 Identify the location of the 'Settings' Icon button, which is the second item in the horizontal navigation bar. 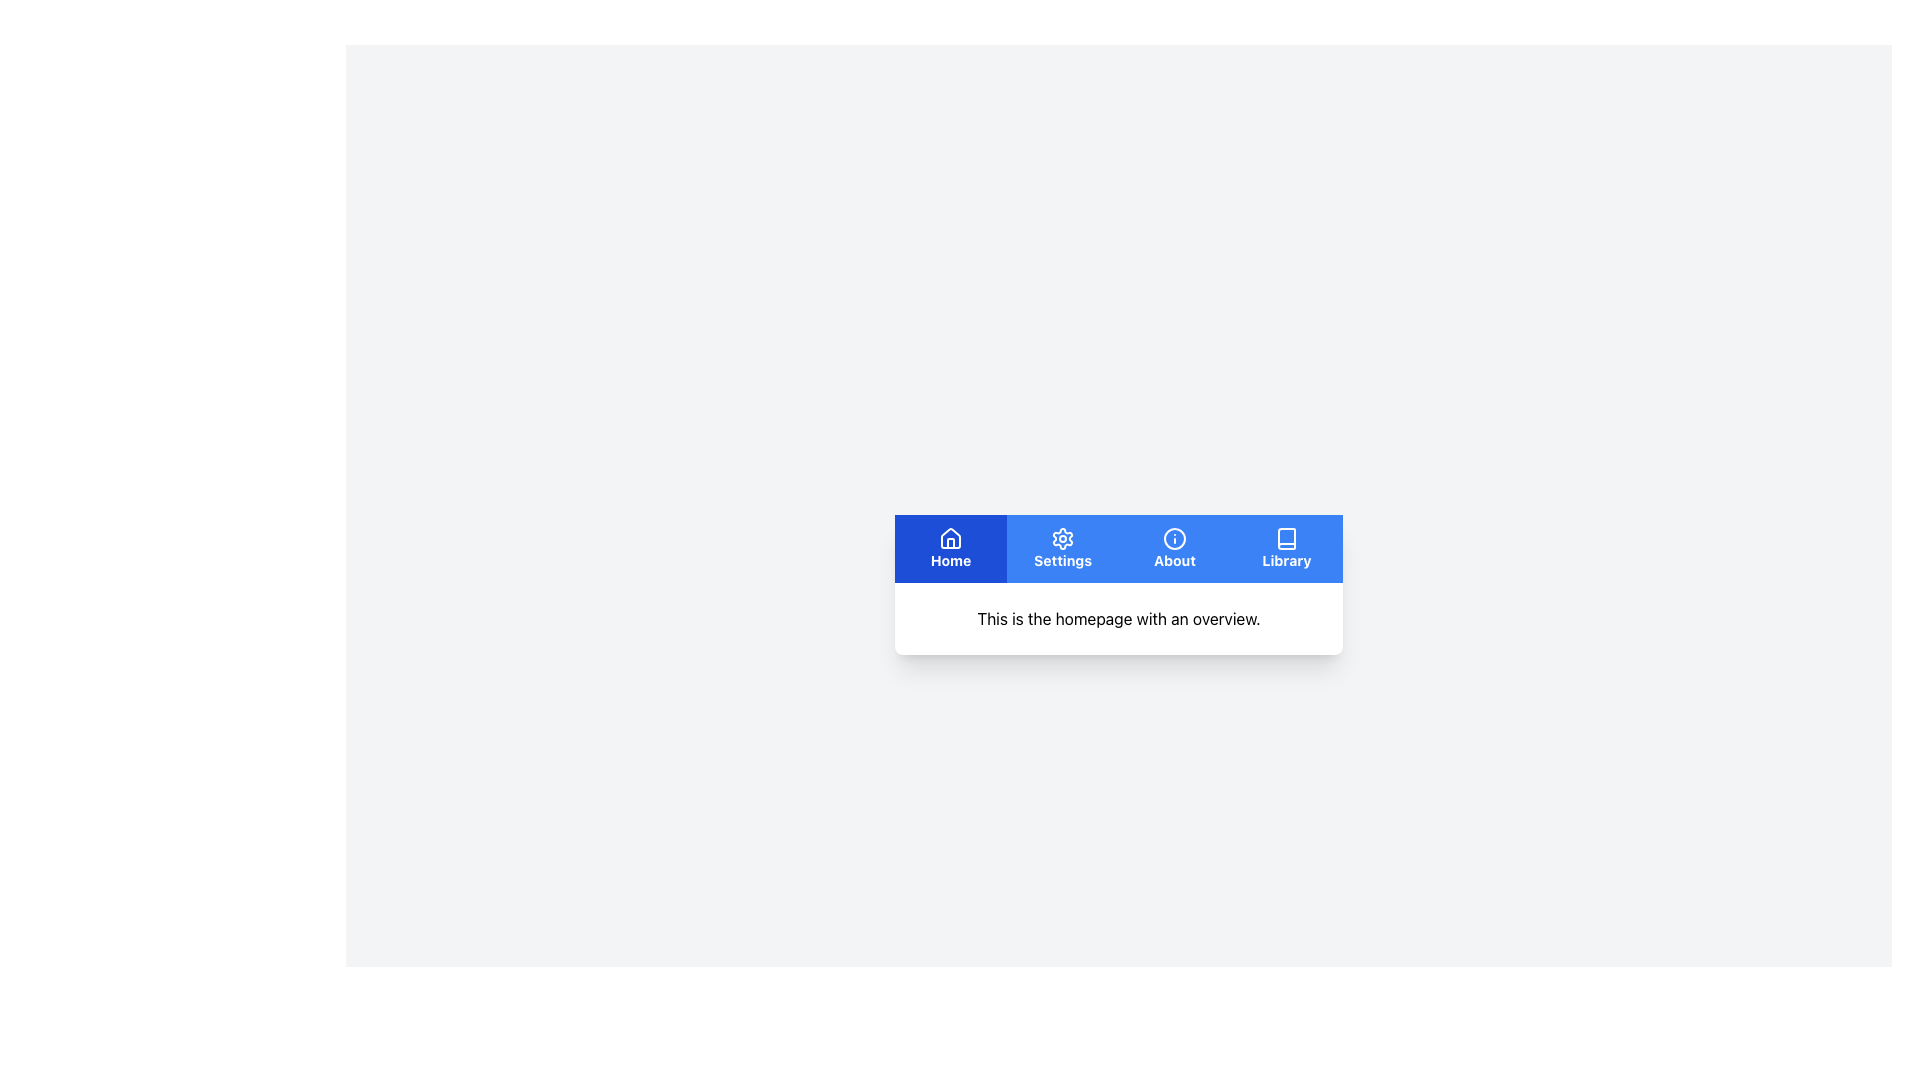
(1061, 538).